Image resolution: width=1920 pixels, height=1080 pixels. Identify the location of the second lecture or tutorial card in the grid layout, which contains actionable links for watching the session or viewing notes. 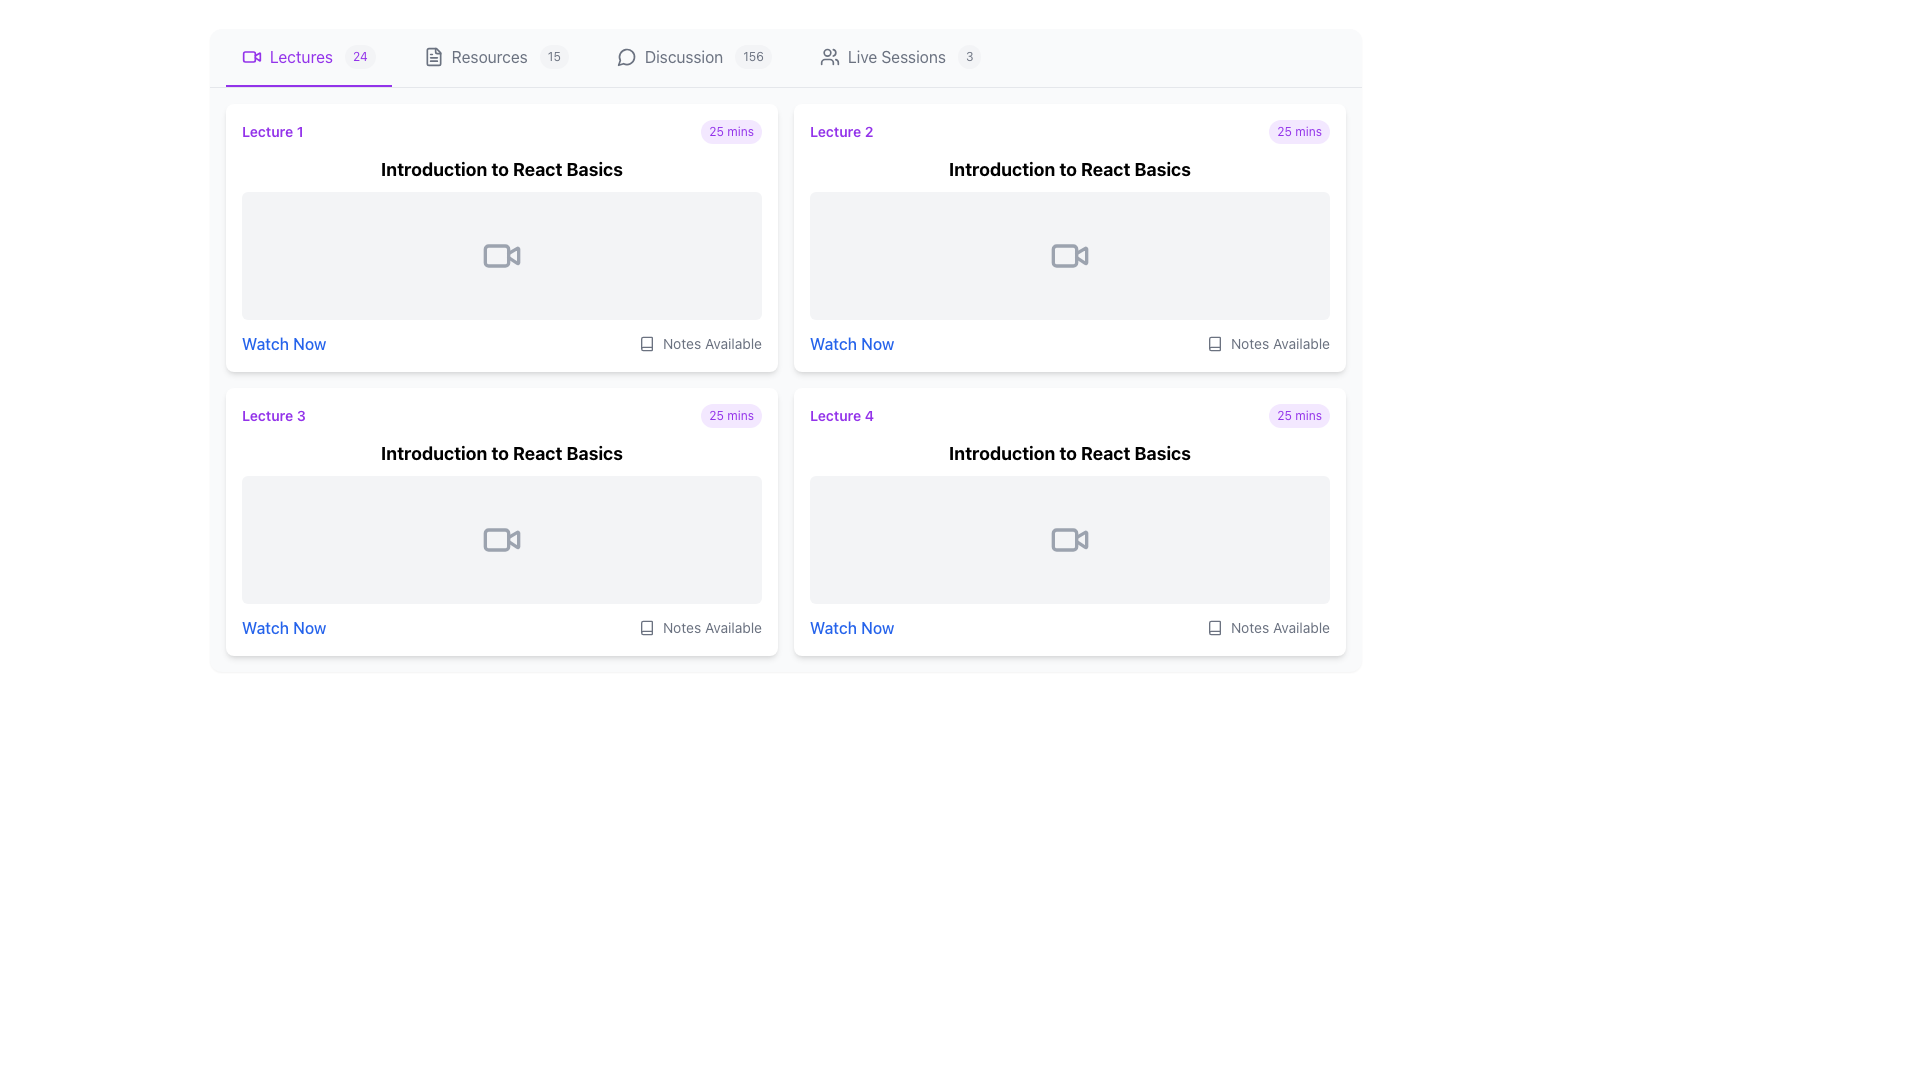
(1069, 237).